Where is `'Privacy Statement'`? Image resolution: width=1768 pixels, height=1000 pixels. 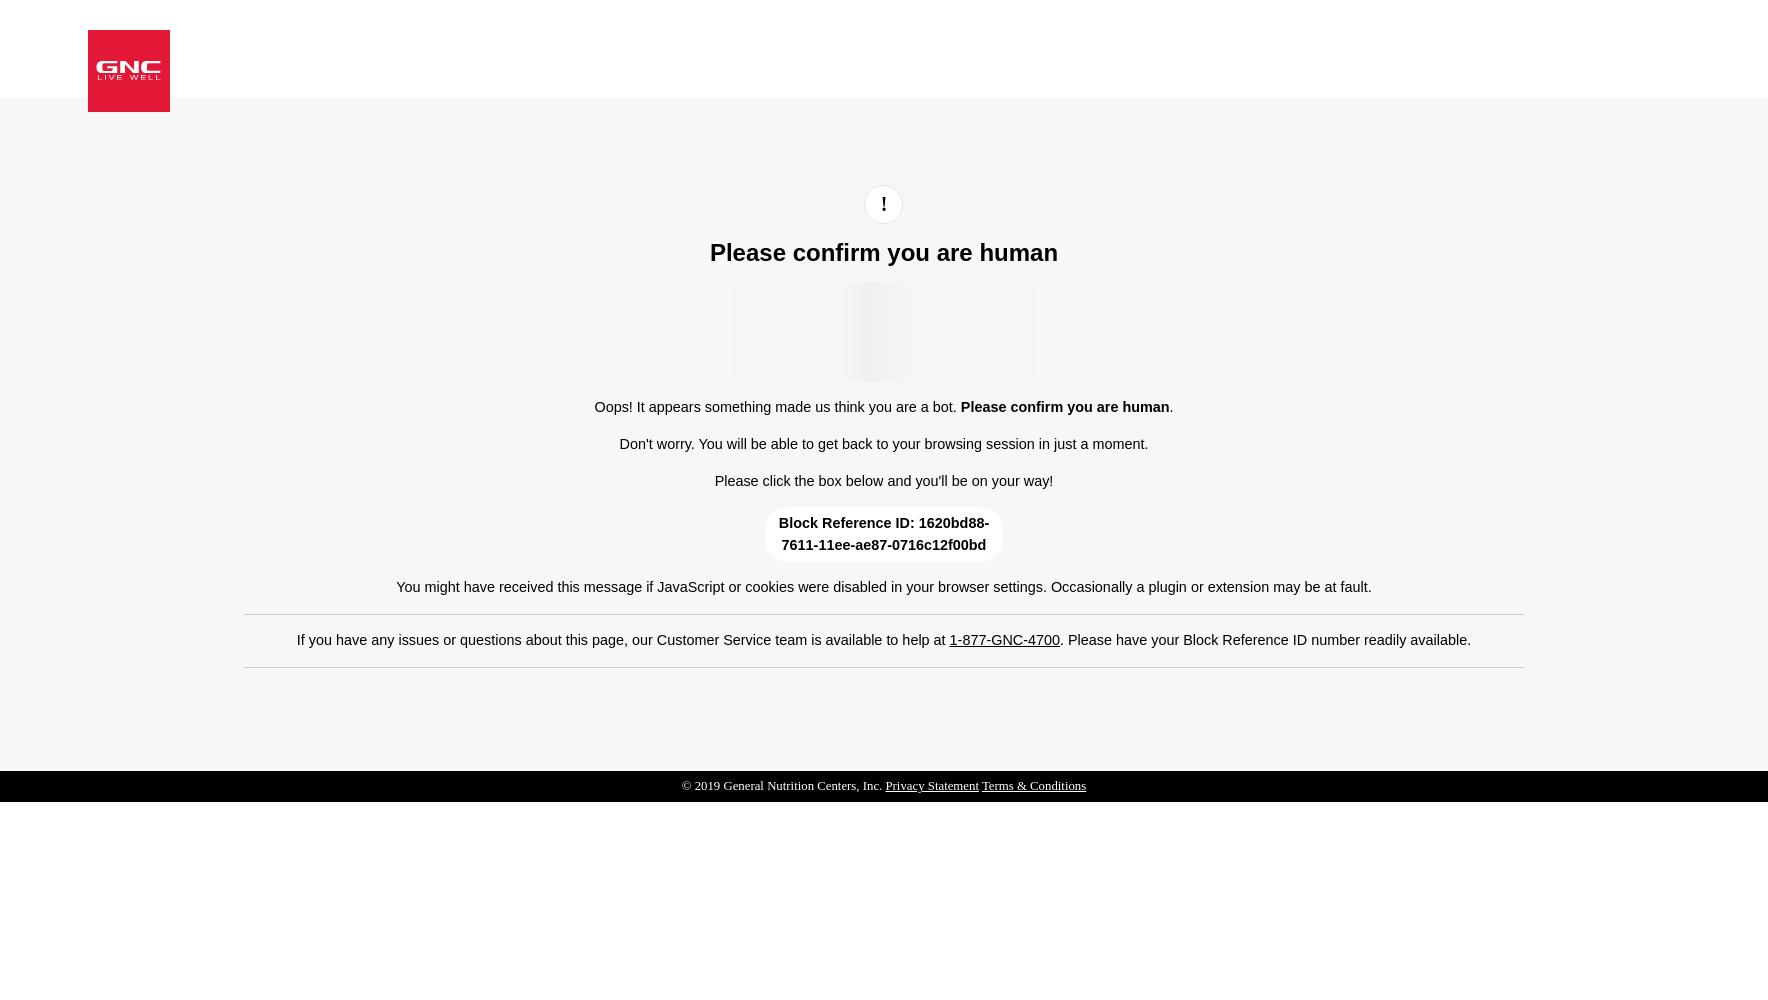
'Privacy Statement' is located at coordinates (884, 785).